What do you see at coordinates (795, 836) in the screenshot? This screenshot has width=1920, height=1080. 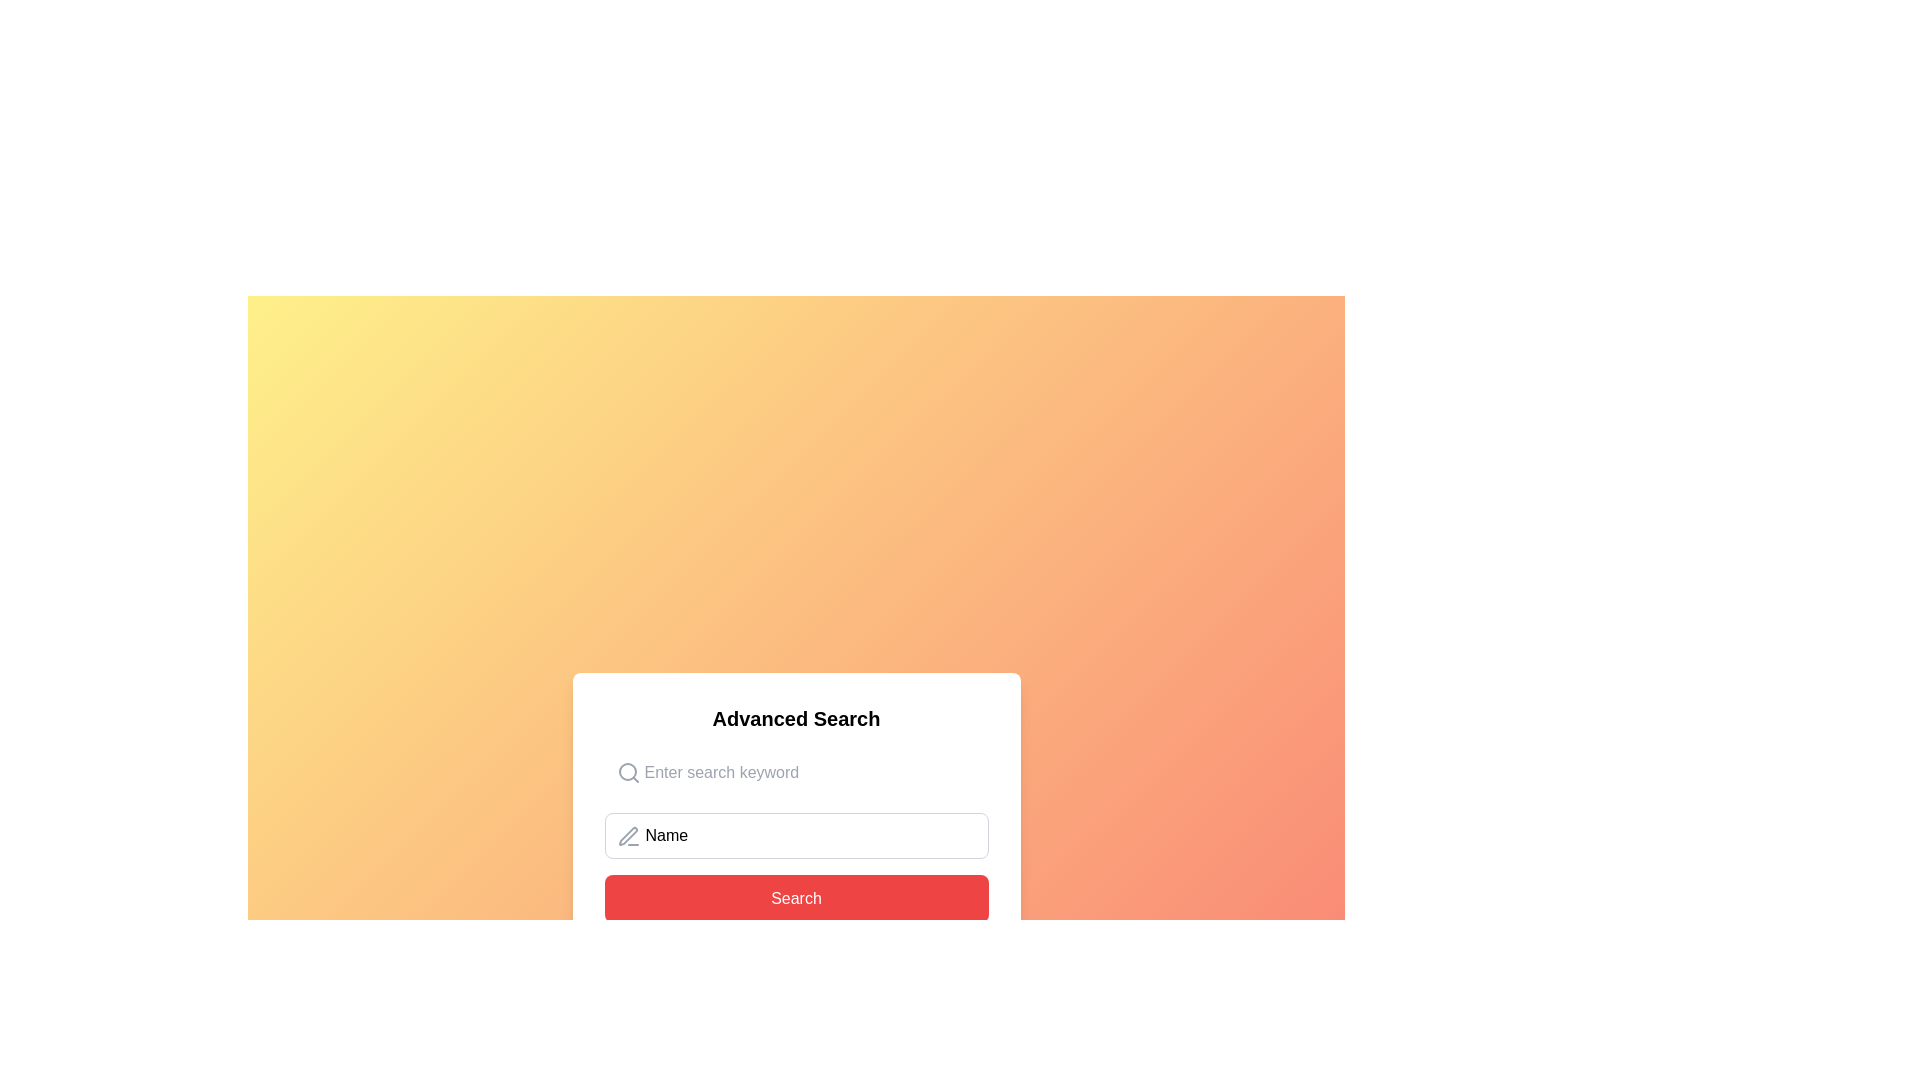 I see `the text input field for entering a name in the 'Advanced Search' feature using tab navigation` at bounding box center [795, 836].